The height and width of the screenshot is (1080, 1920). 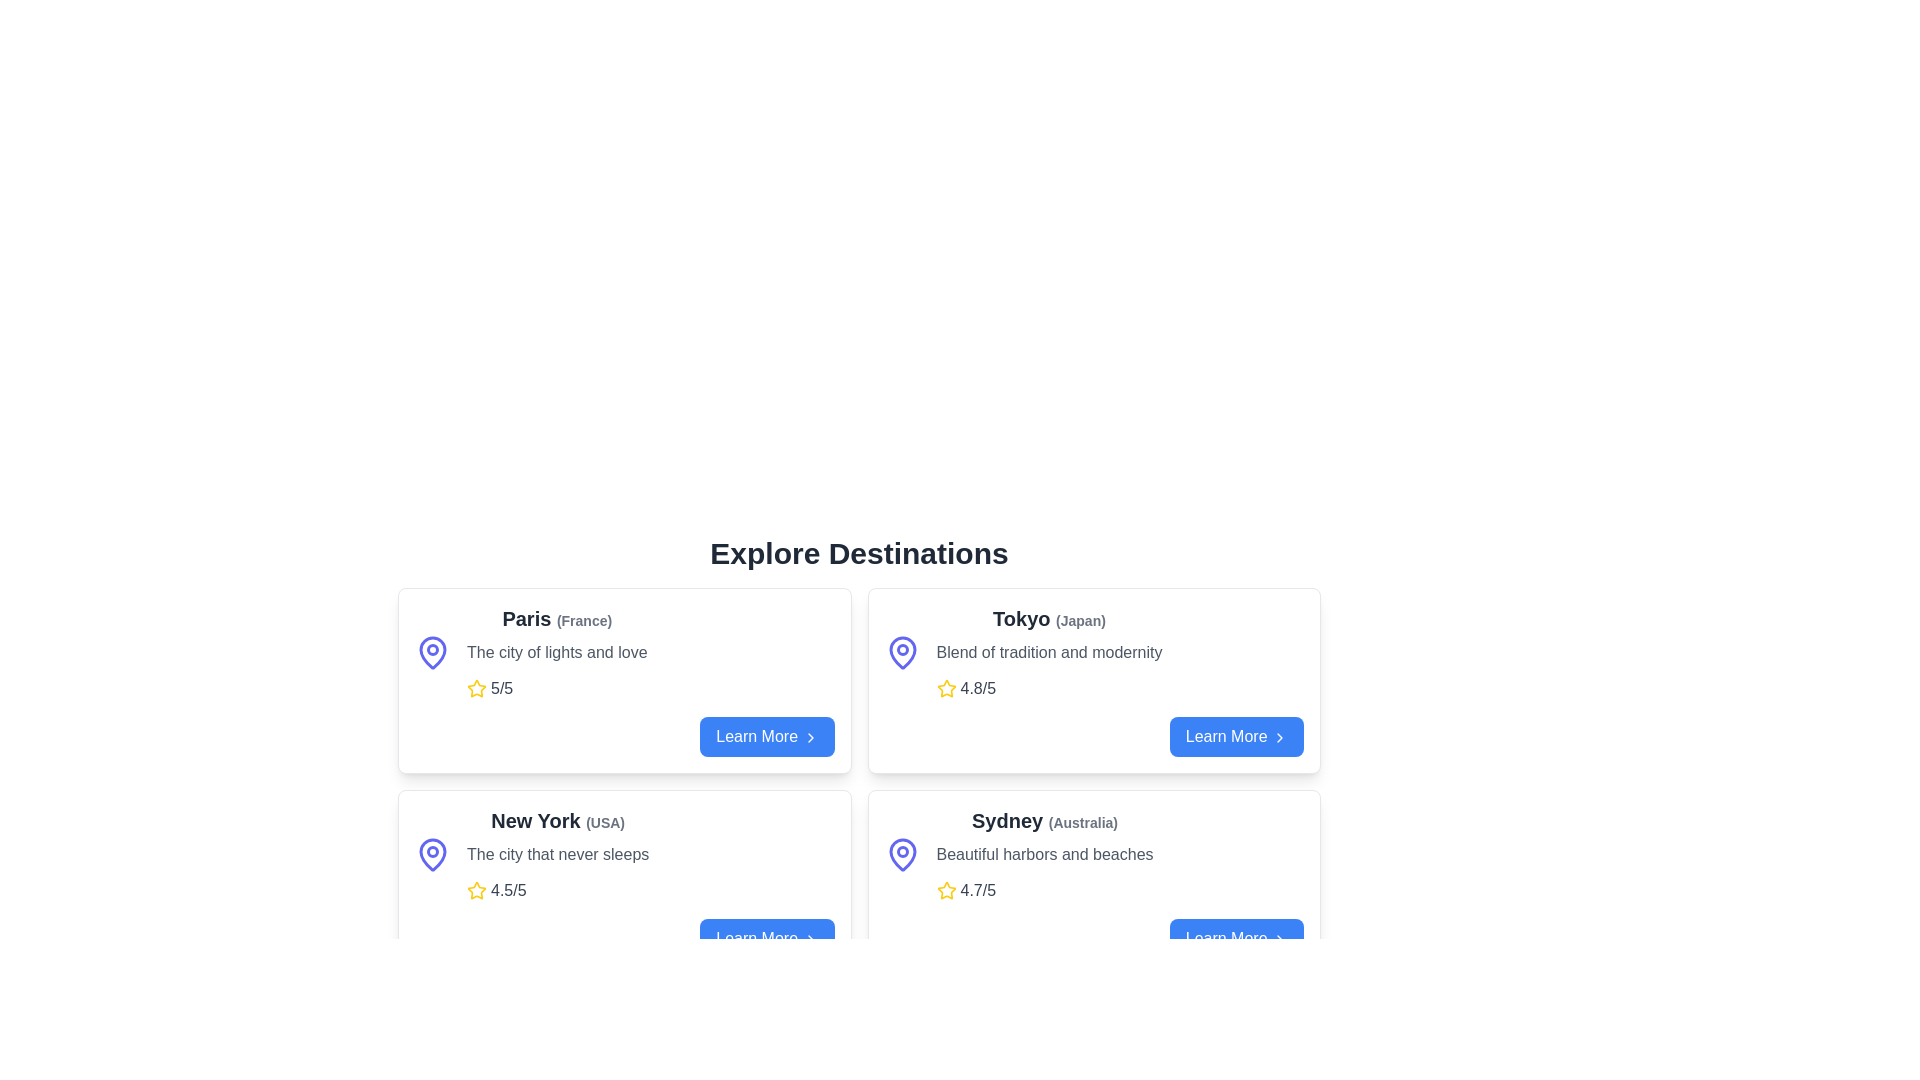 I want to click on the yellow star icon with a hollow center located next to the rating text '4.8/5' inside the card for 'Tokyo (Japan)' in the 'Explore Destinations' section, so click(x=945, y=687).